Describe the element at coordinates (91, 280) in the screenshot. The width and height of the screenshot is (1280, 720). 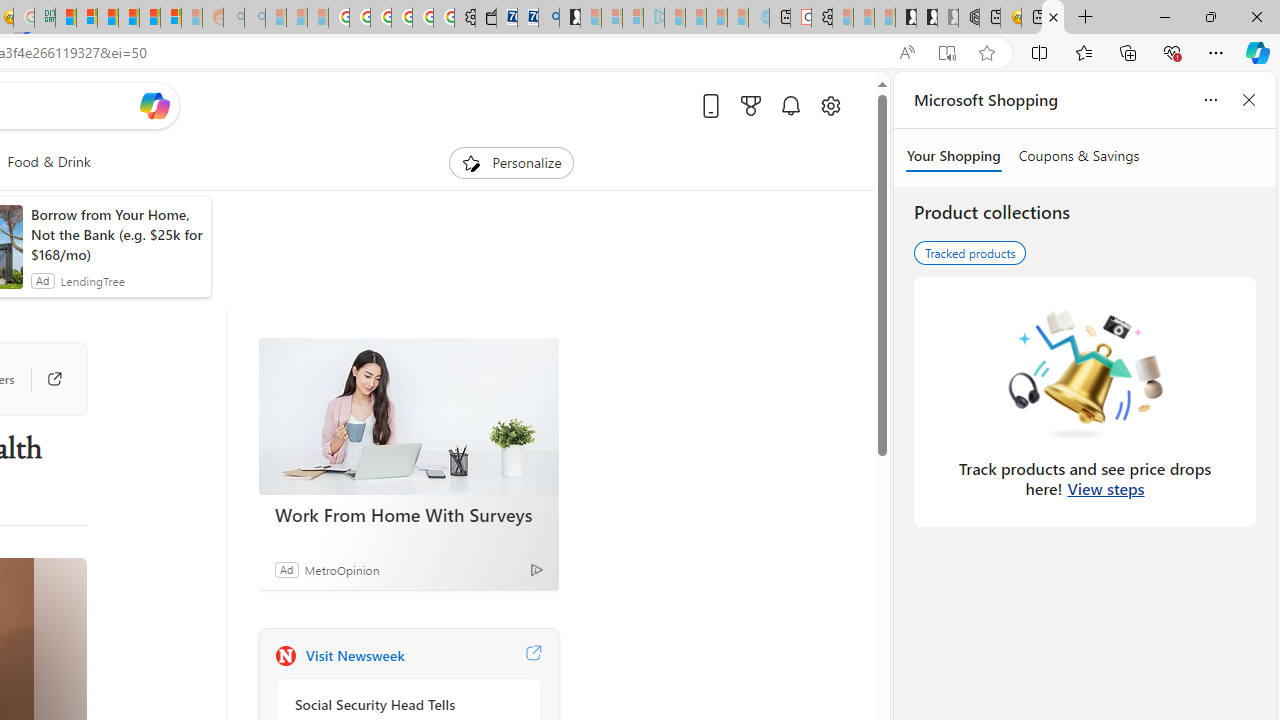
I see `'LendingTree'` at that location.